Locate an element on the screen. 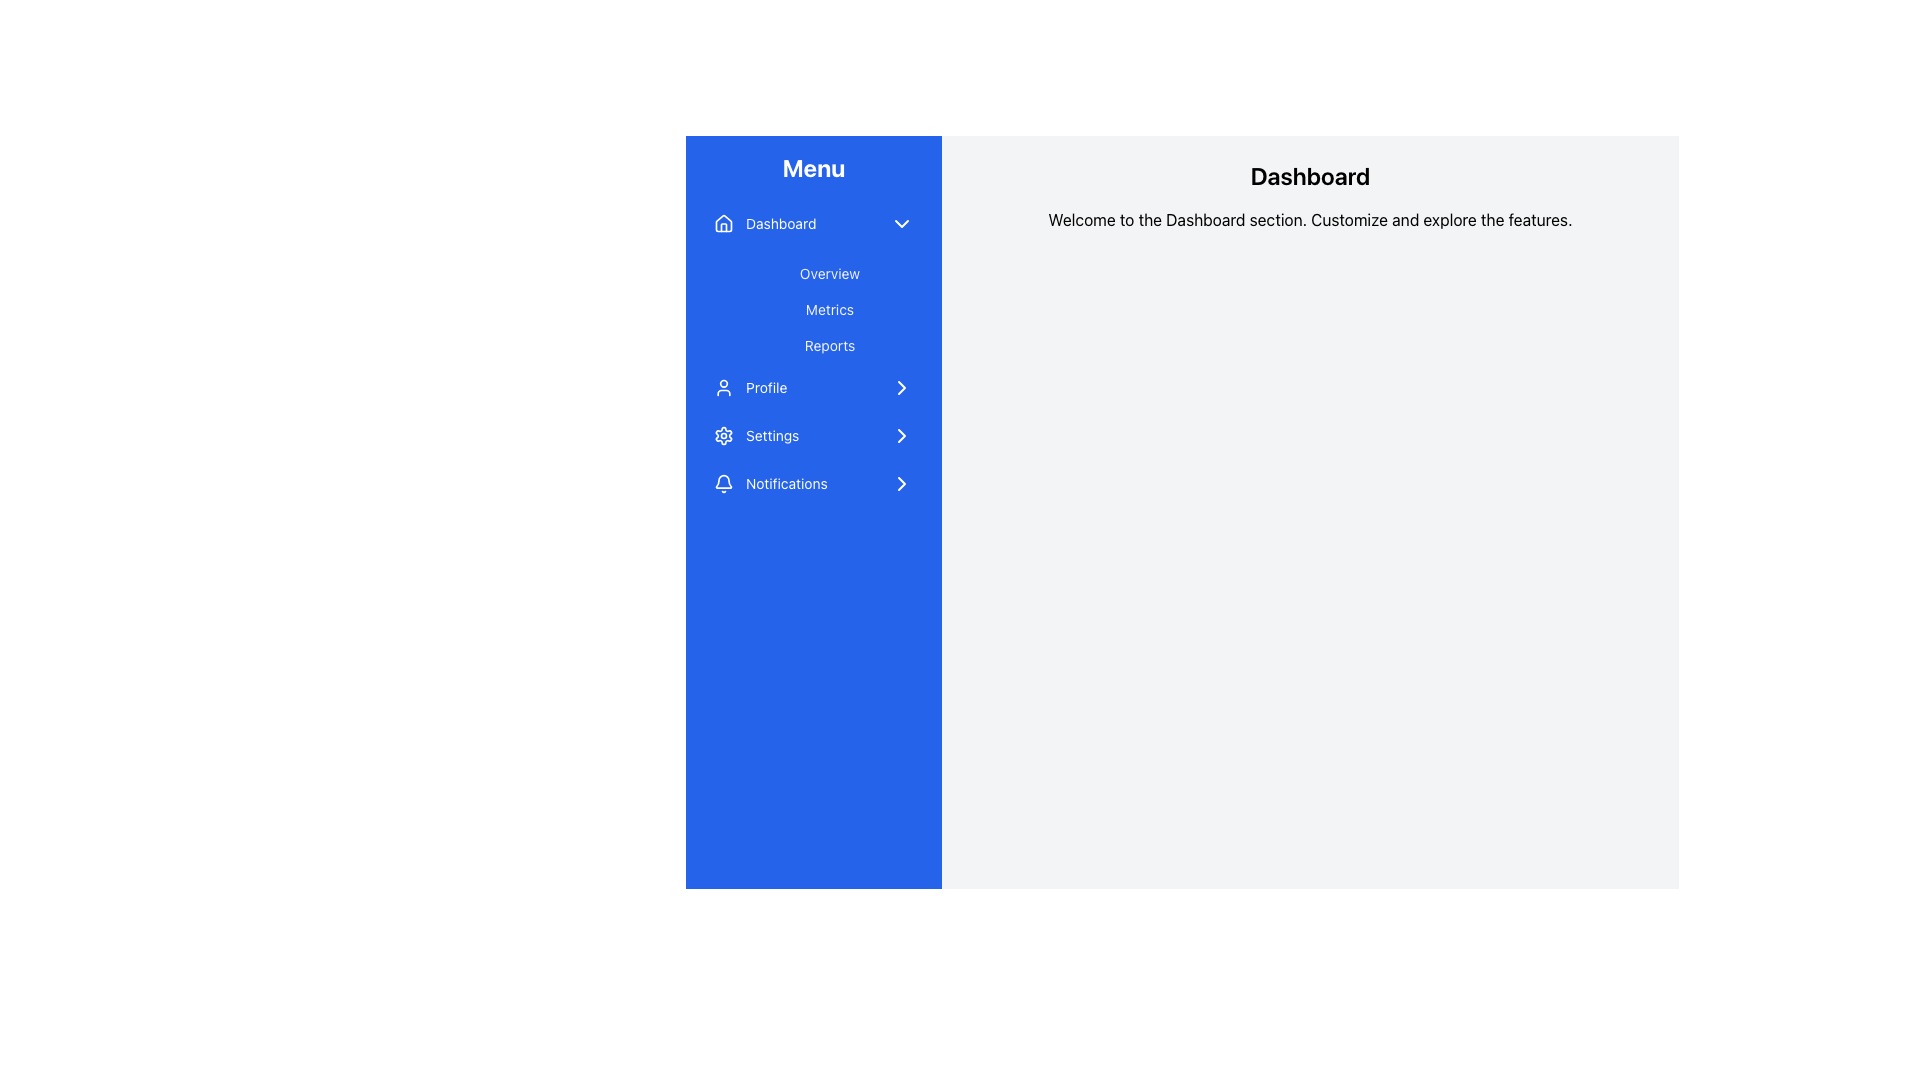  the 'Notifications' menu item in the vertical navigation bar, which is styled with a blue background and features a bell icon on the left and a right-pointing chevron icon on the right is located at coordinates (814, 483).